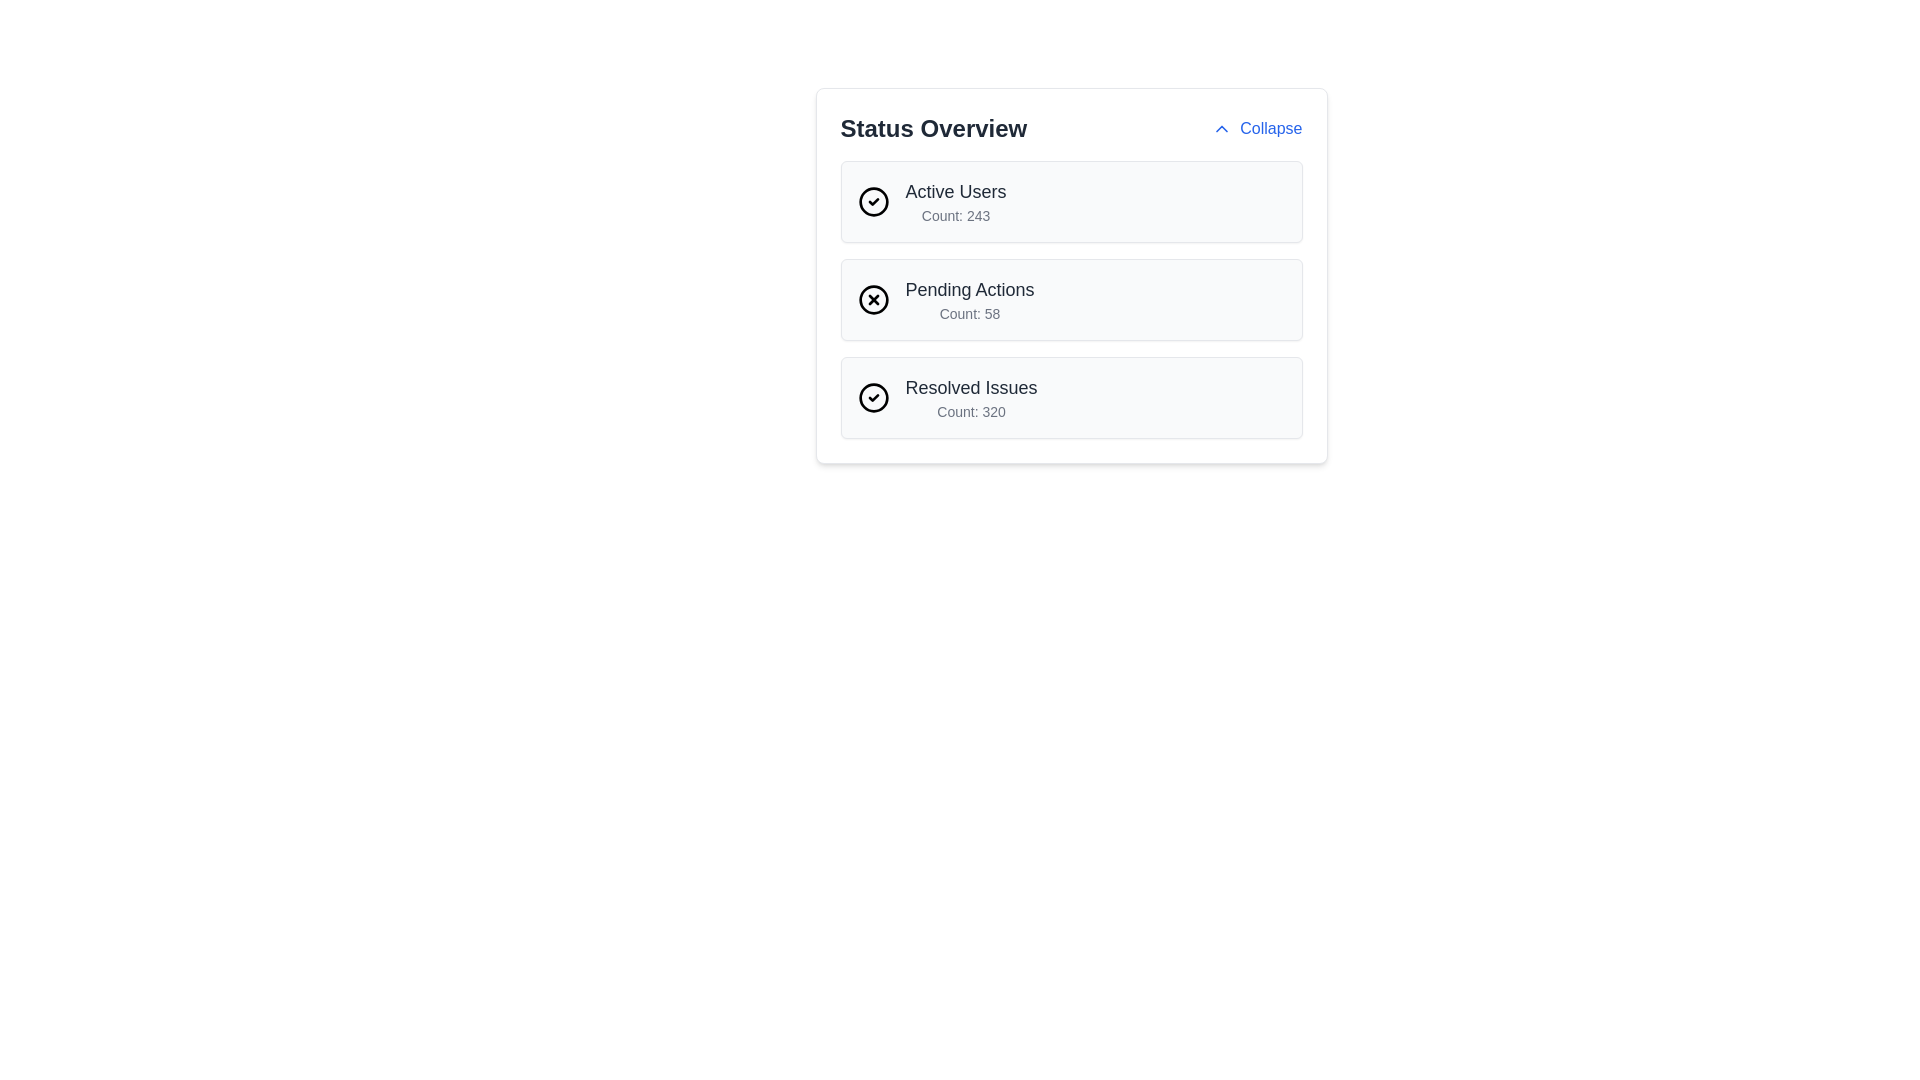 Image resolution: width=1920 pixels, height=1080 pixels. Describe the element at coordinates (969, 313) in the screenshot. I see `the text label showing the numerical count associated with the 'Pending Actions' category, positioned centrally below the title in the 'Pending Actions' section` at that location.